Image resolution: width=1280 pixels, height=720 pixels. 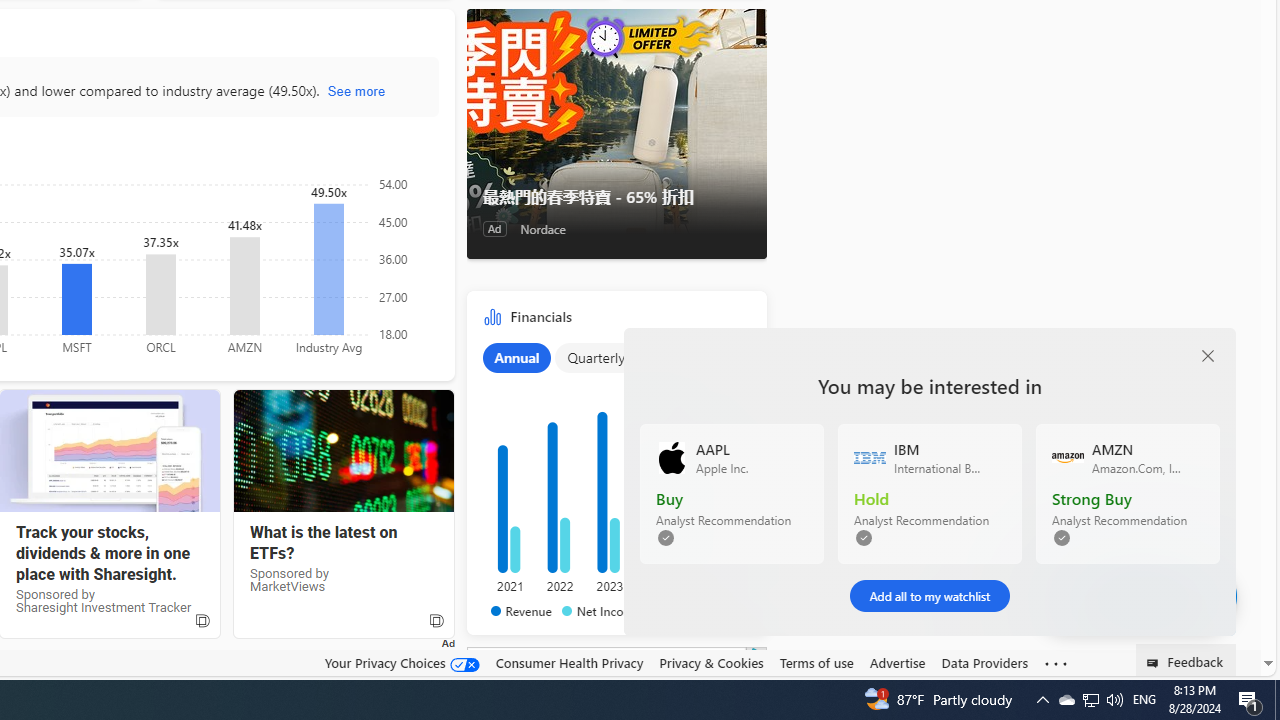 What do you see at coordinates (517, 356) in the screenshot?
I see `'Annual'` at bounding box center [517, 356].